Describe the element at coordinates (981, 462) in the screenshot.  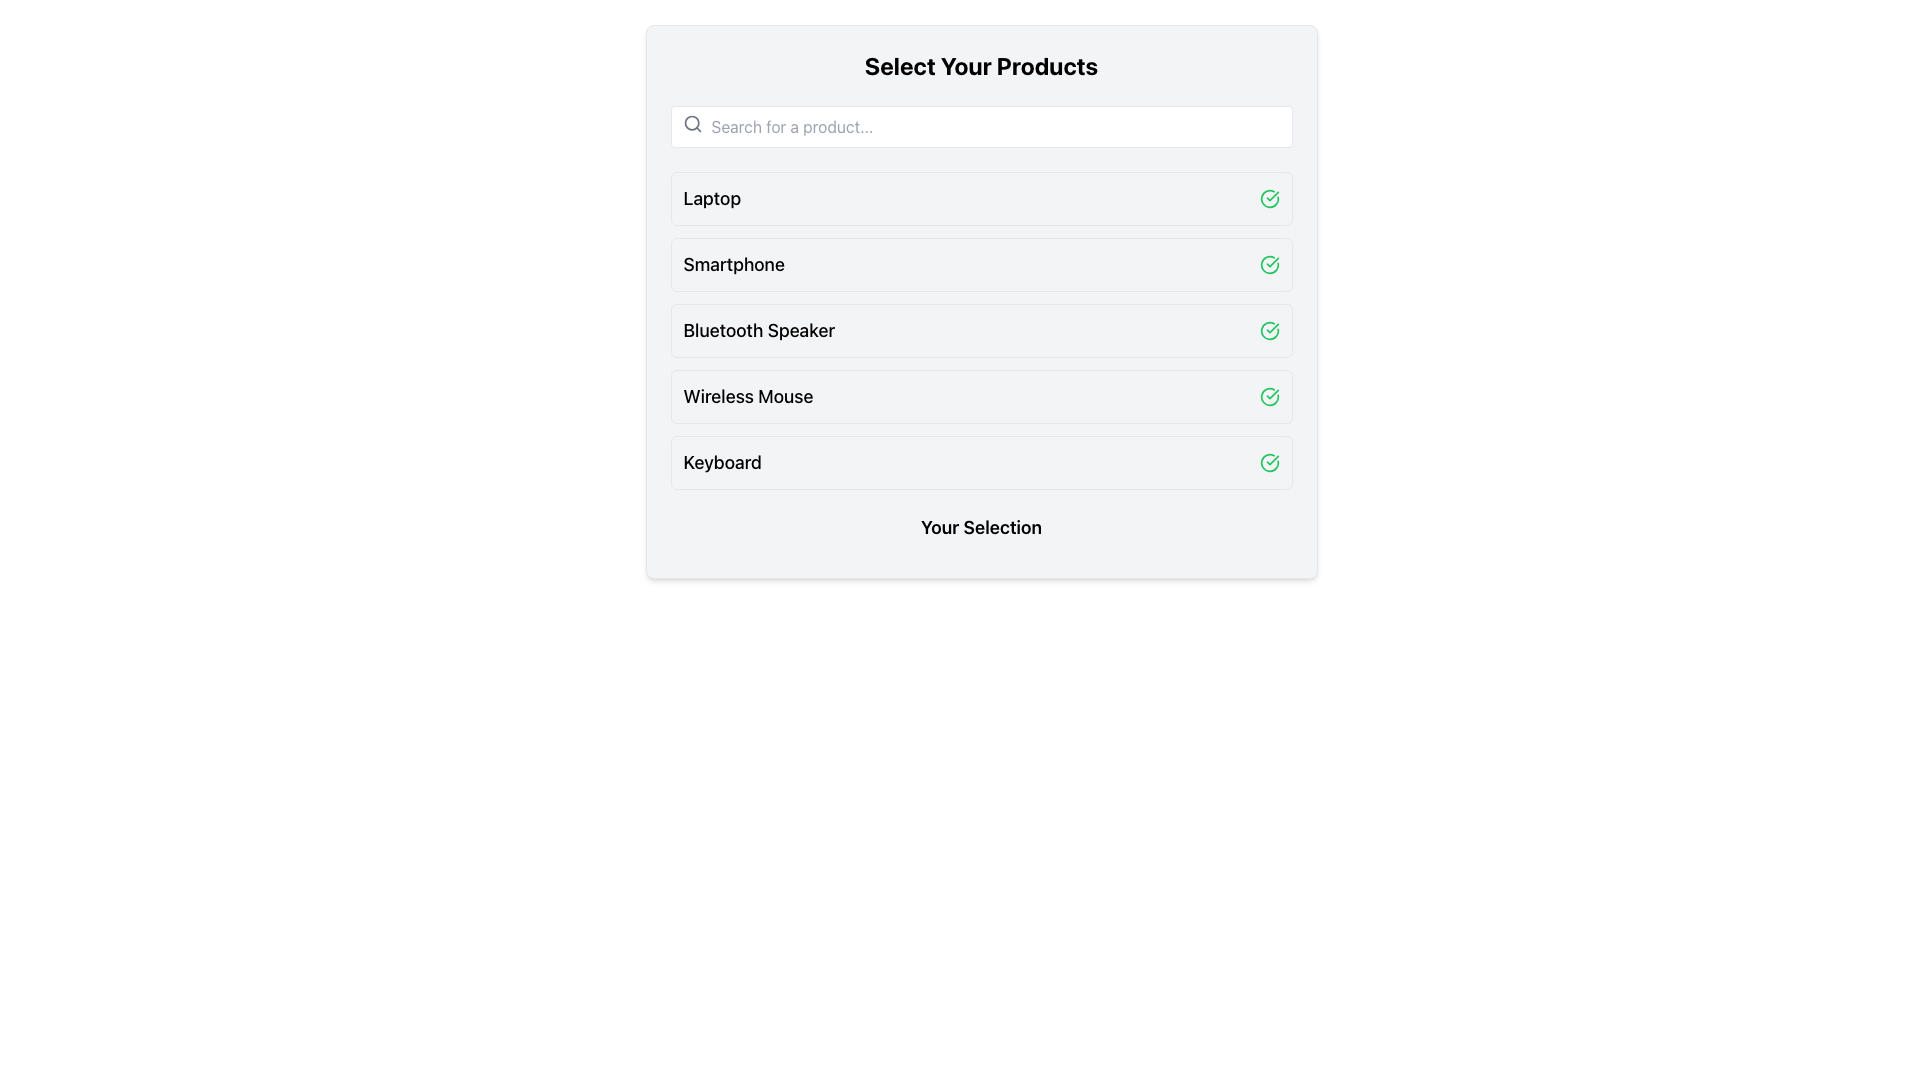
I see `the 'Keyboard' selection button` at that location.